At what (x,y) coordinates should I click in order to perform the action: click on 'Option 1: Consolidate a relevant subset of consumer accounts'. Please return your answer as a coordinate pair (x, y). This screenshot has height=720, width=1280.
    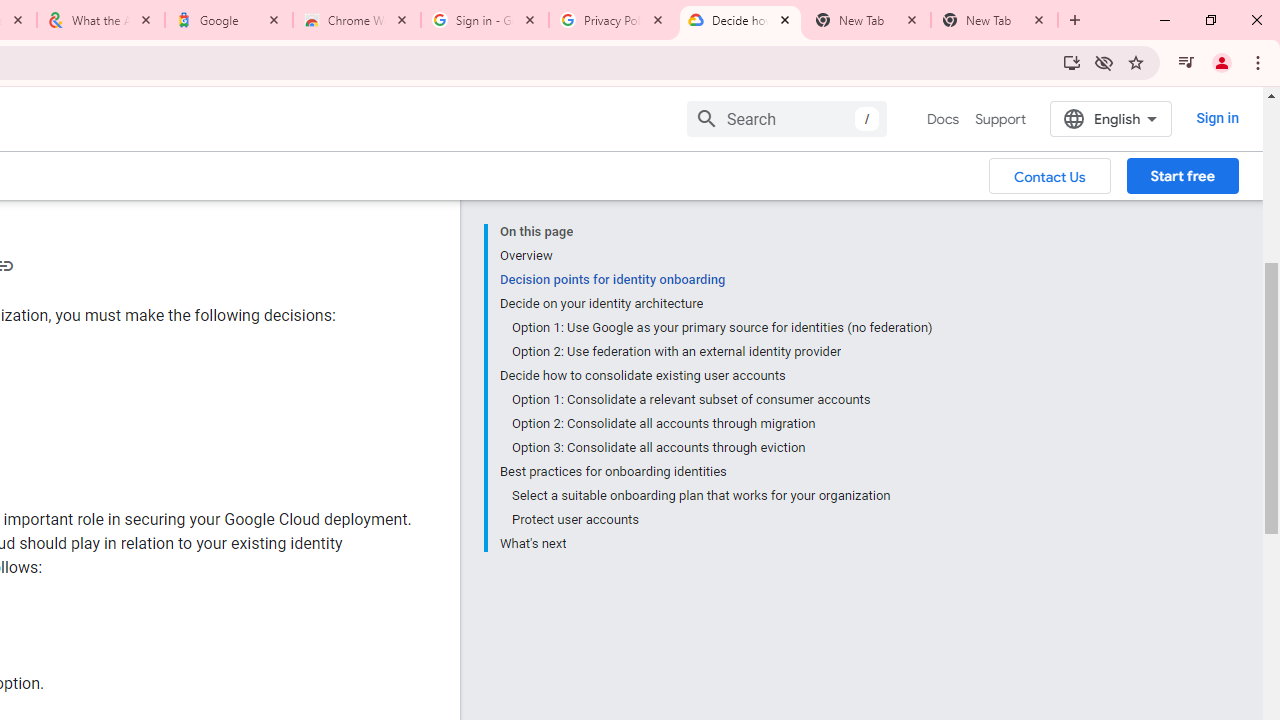
    Looking at the image, I should click on (720, 399).